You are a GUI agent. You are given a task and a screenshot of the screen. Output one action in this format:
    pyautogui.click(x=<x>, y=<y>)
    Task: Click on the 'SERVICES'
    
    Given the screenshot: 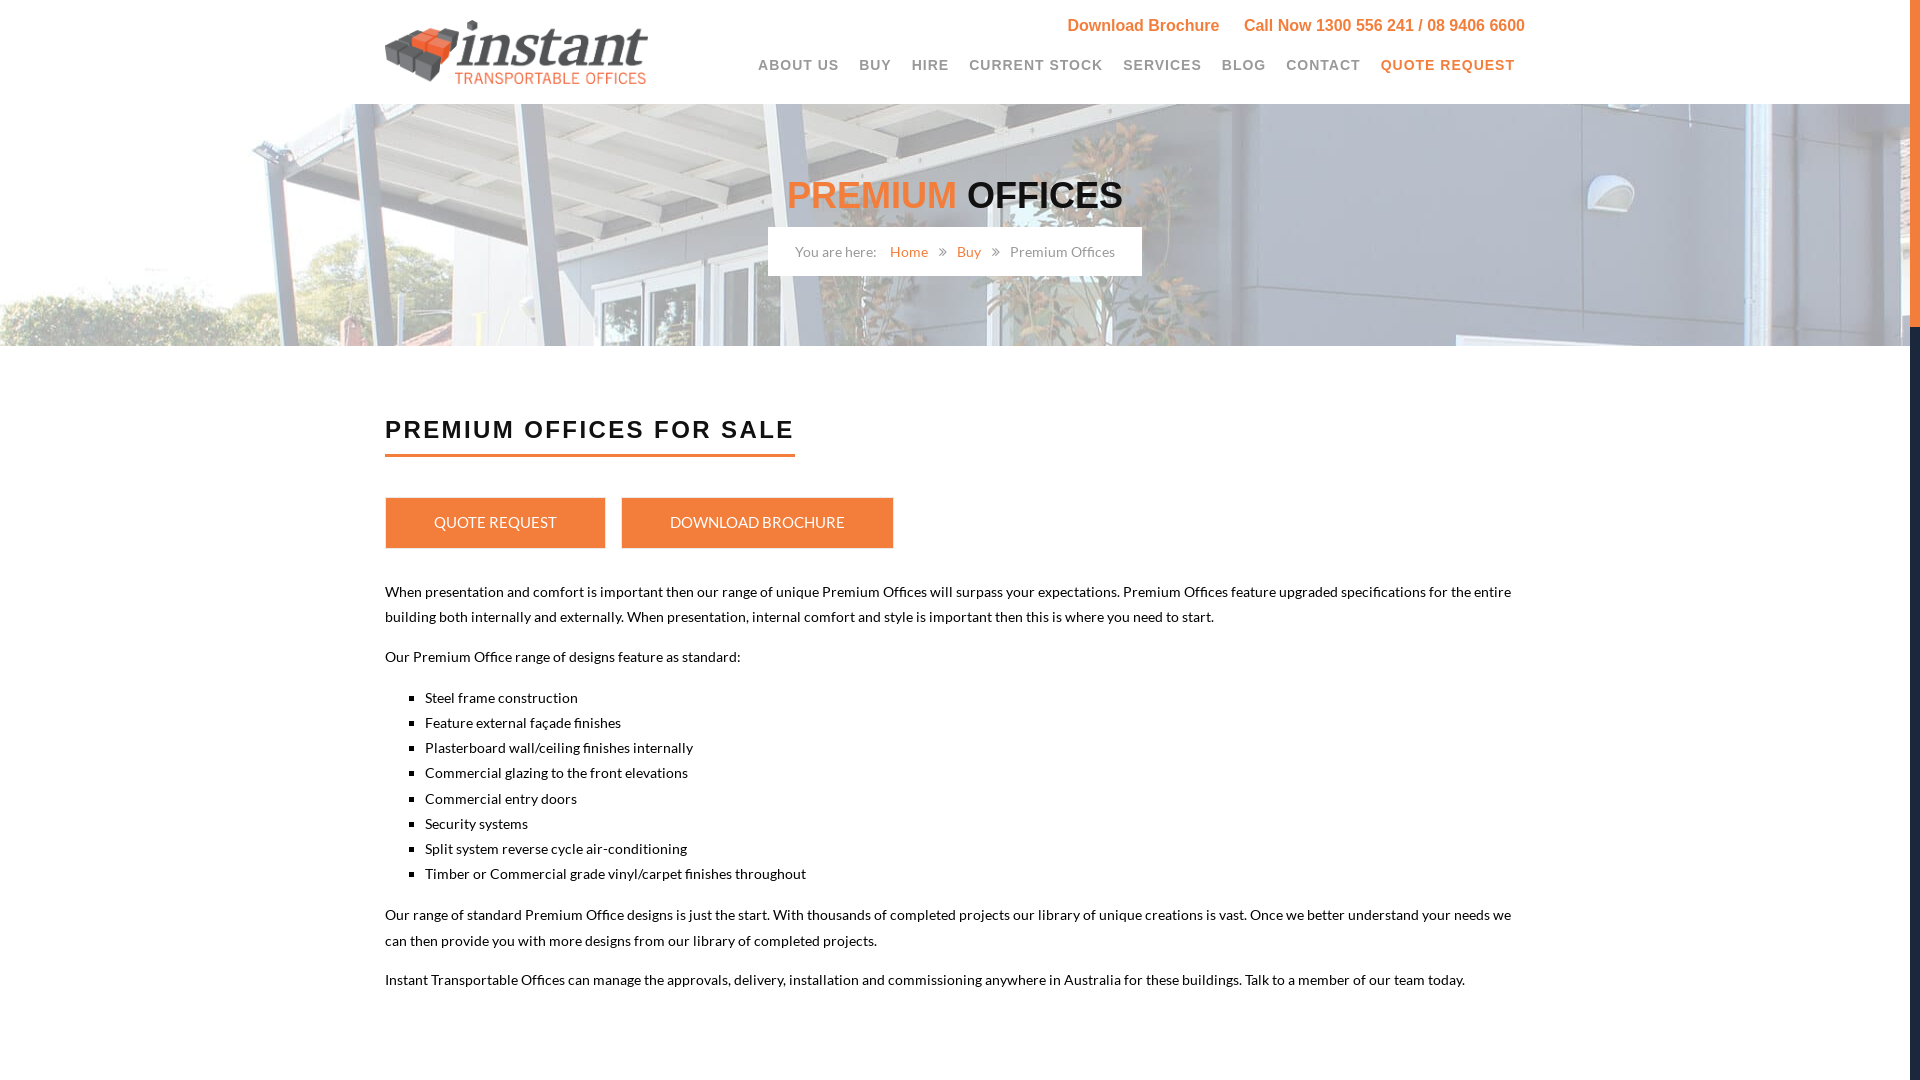 What is the action you would take?
    pyautogui.click(x=1162, y=64)
    